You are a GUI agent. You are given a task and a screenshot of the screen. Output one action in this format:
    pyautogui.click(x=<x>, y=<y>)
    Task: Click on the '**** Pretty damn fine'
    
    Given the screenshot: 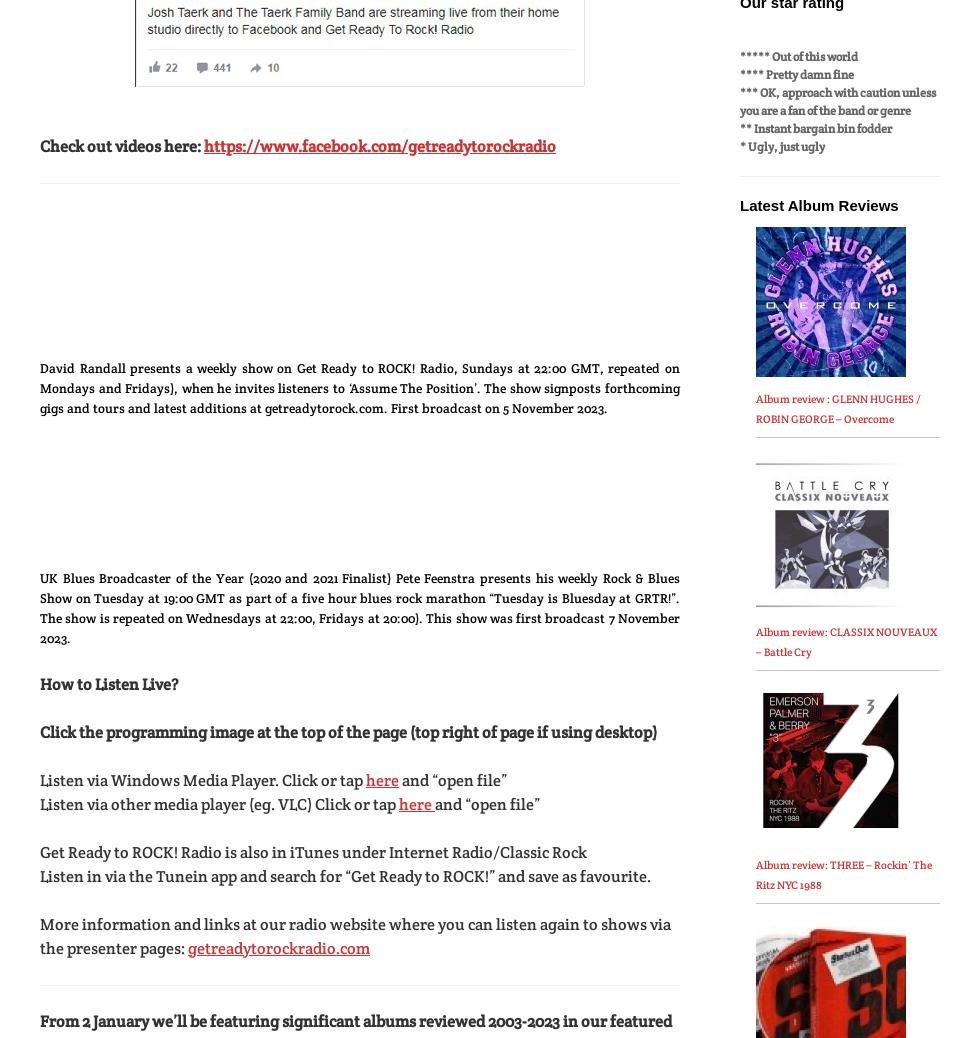 What is the action you would take?
    pyautogui.click(x=797, y=72)
    